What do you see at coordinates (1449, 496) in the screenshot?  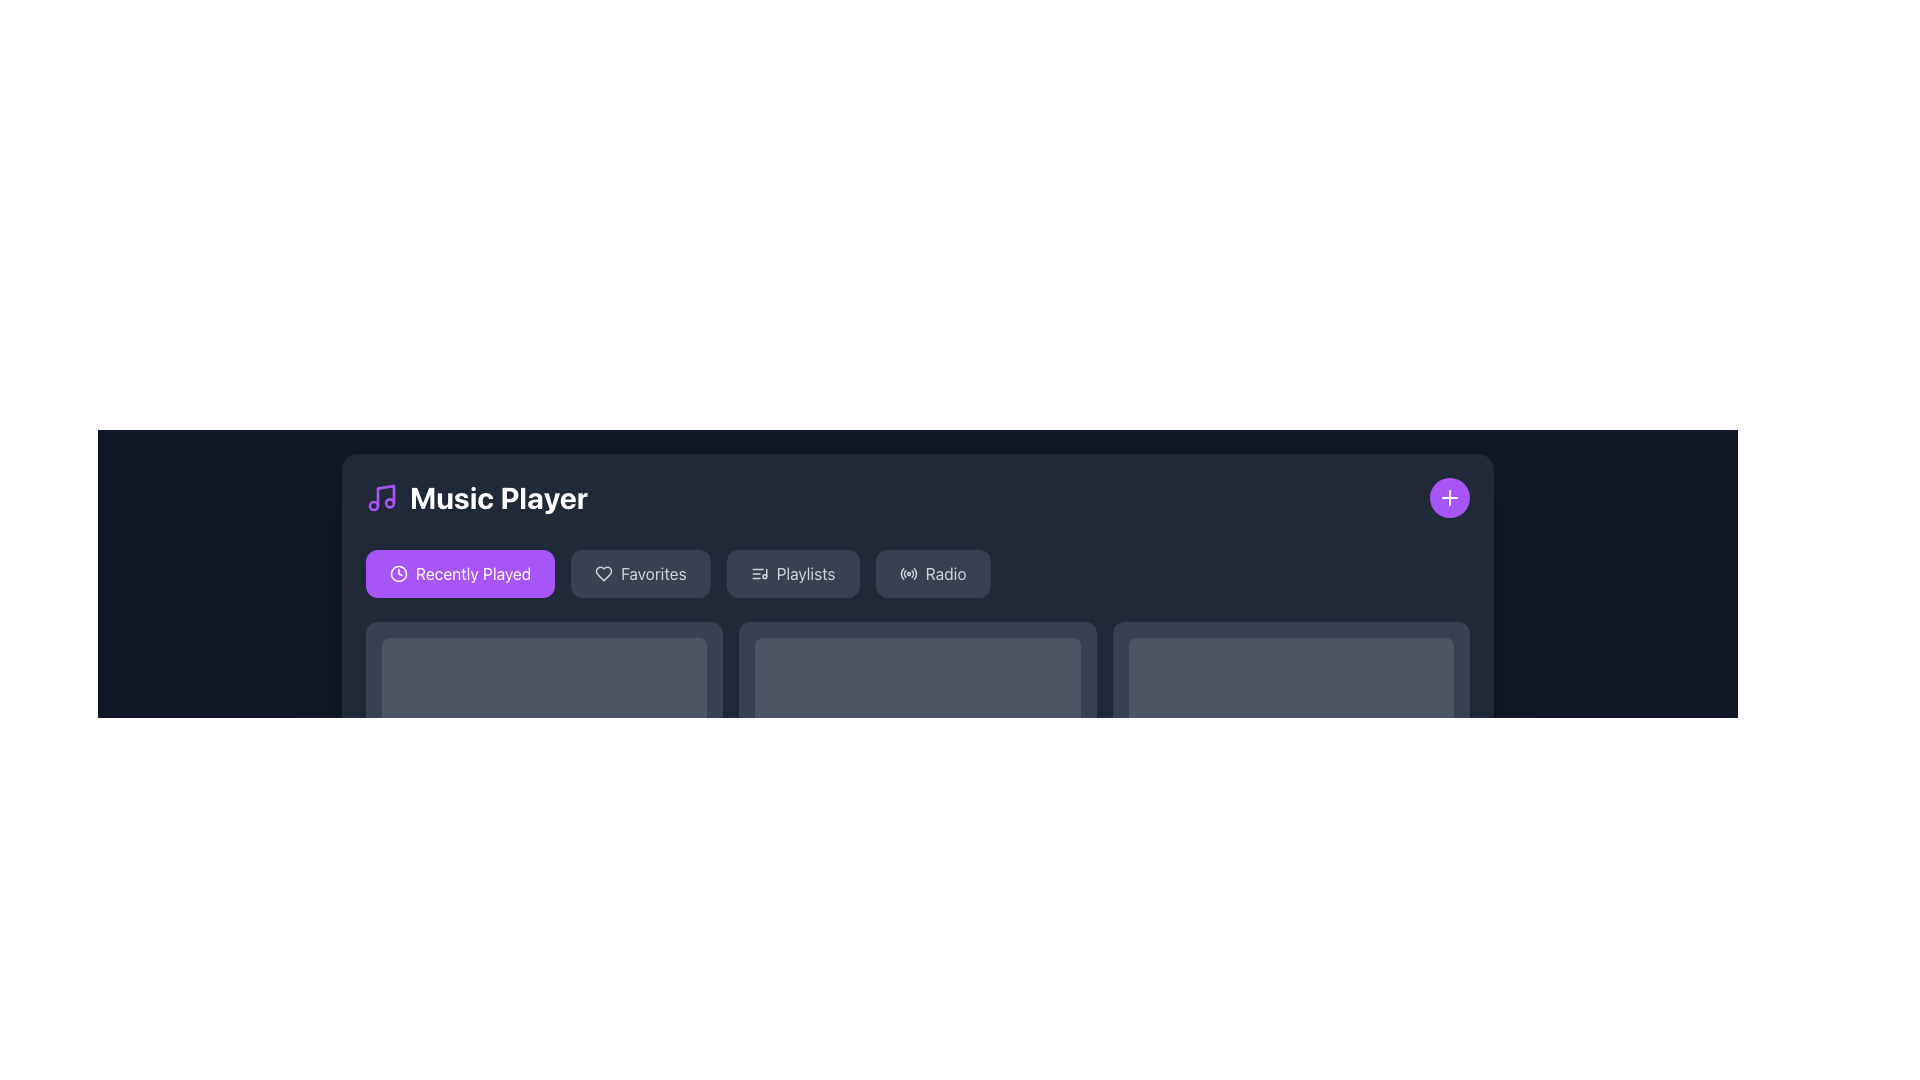 I see `the '+' button located at the top-right corner of the 'Music Player' header section to observe the hover effect` at bounding box center [1449, 496].